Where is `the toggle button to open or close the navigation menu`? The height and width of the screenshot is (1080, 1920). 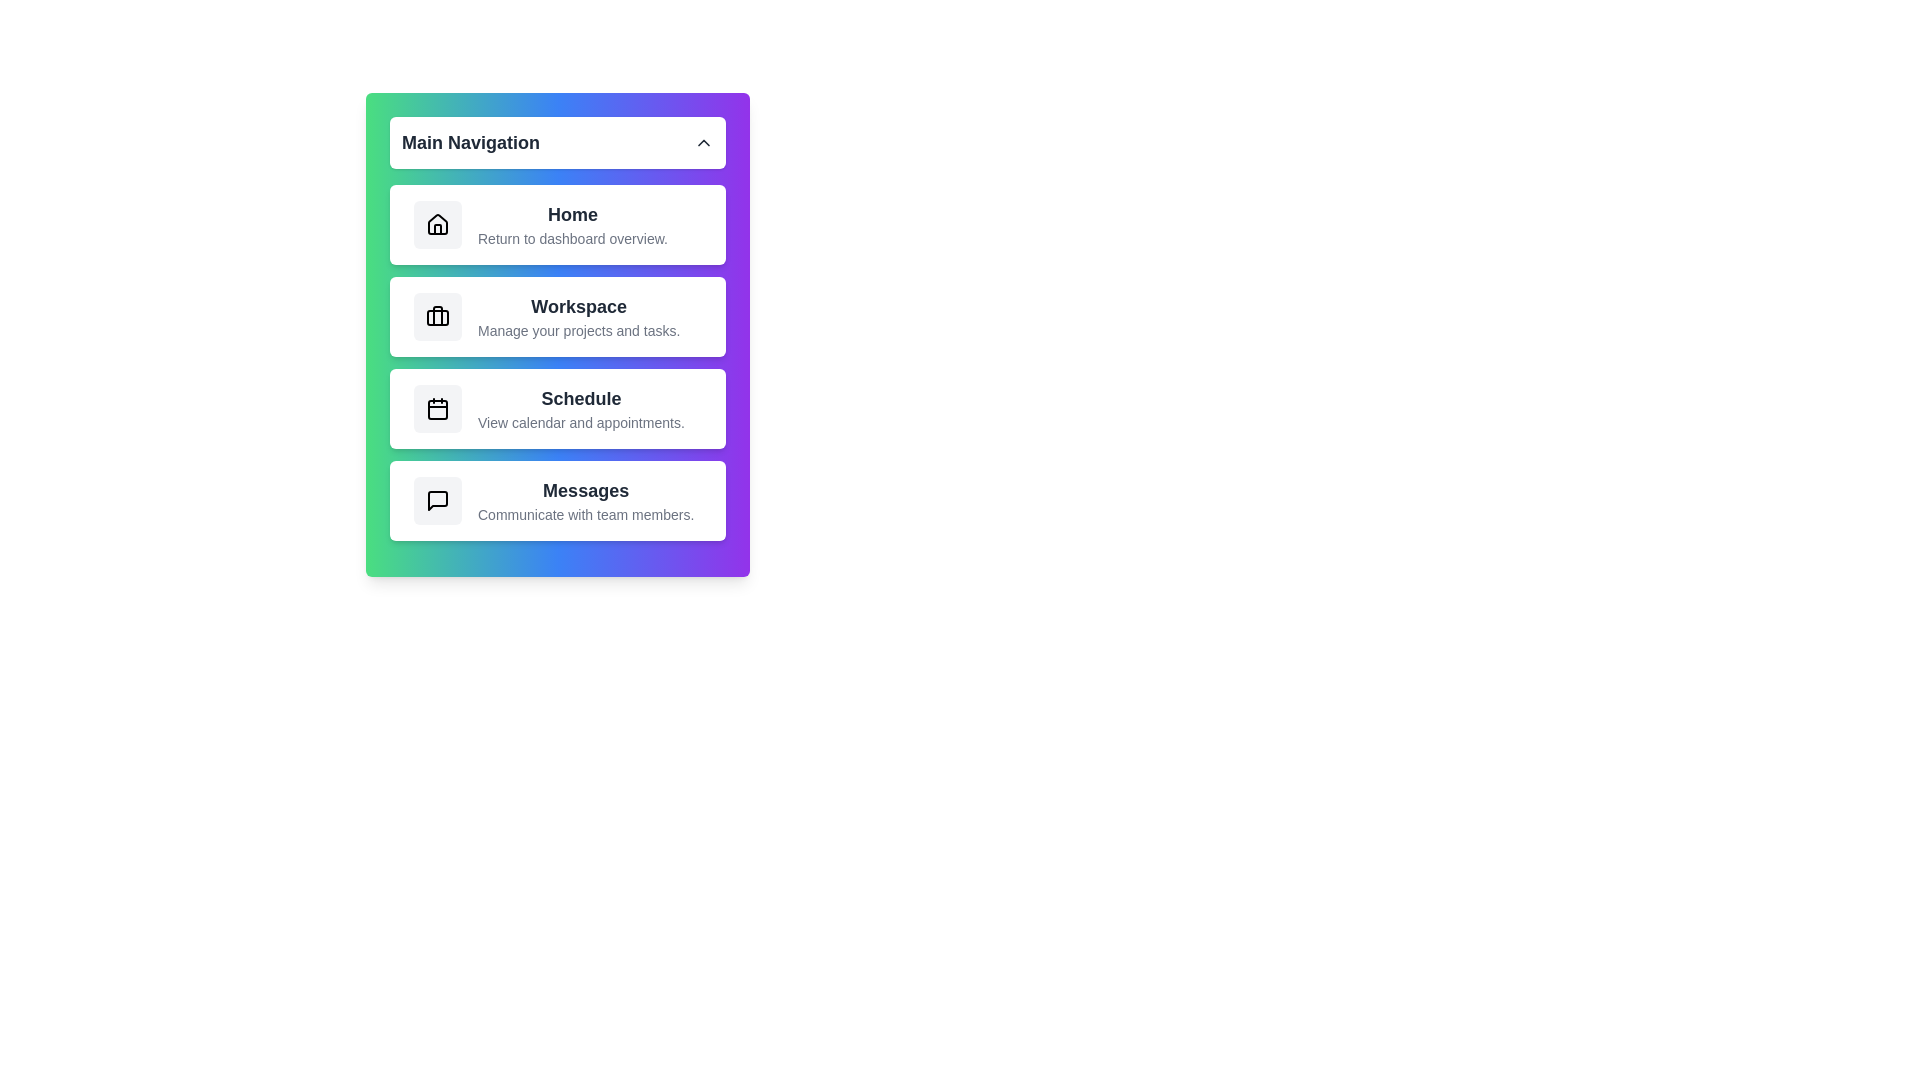
the toggle button to open or close the navigation menu is located at coordinates (557, 141).